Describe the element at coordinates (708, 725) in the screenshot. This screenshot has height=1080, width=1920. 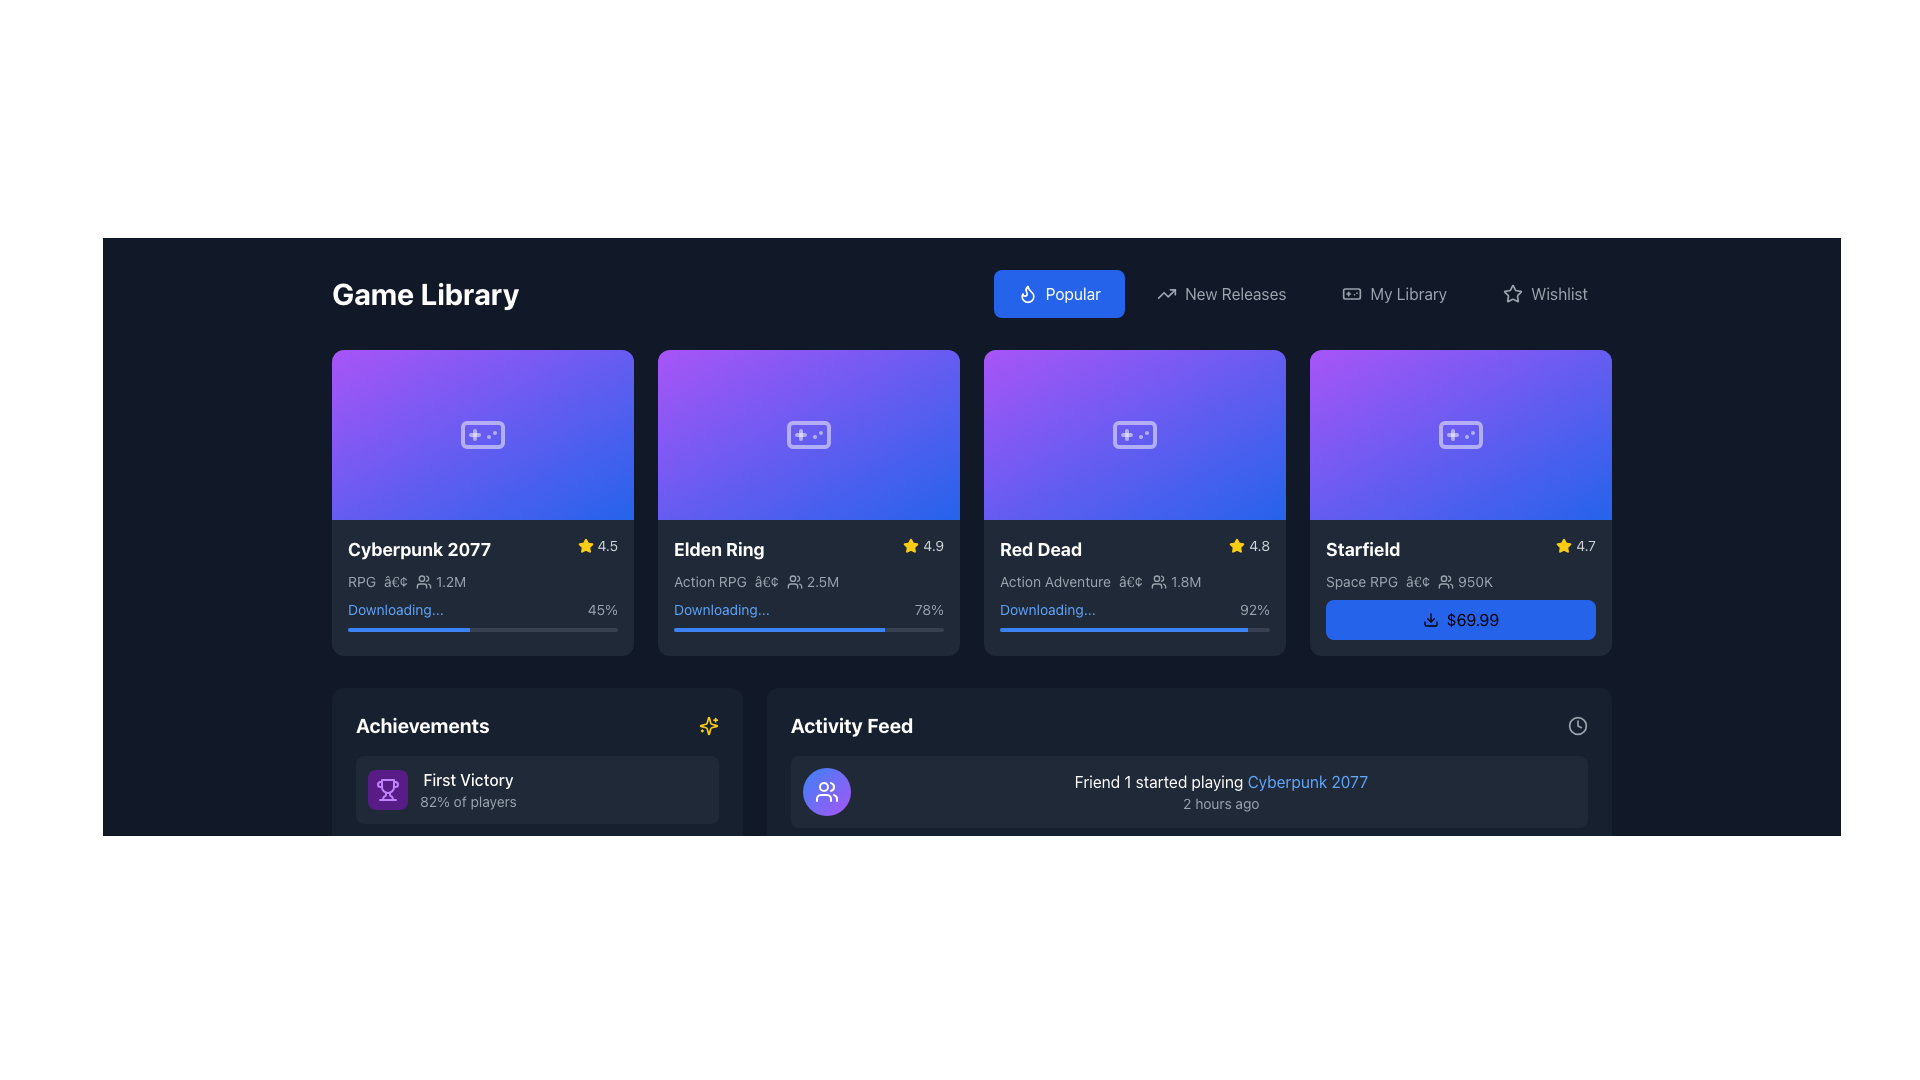
I see `the star-shaped icon representing achievements located to the right of the 'First Victory' achievement box in the 'Achievements' section` at that location.